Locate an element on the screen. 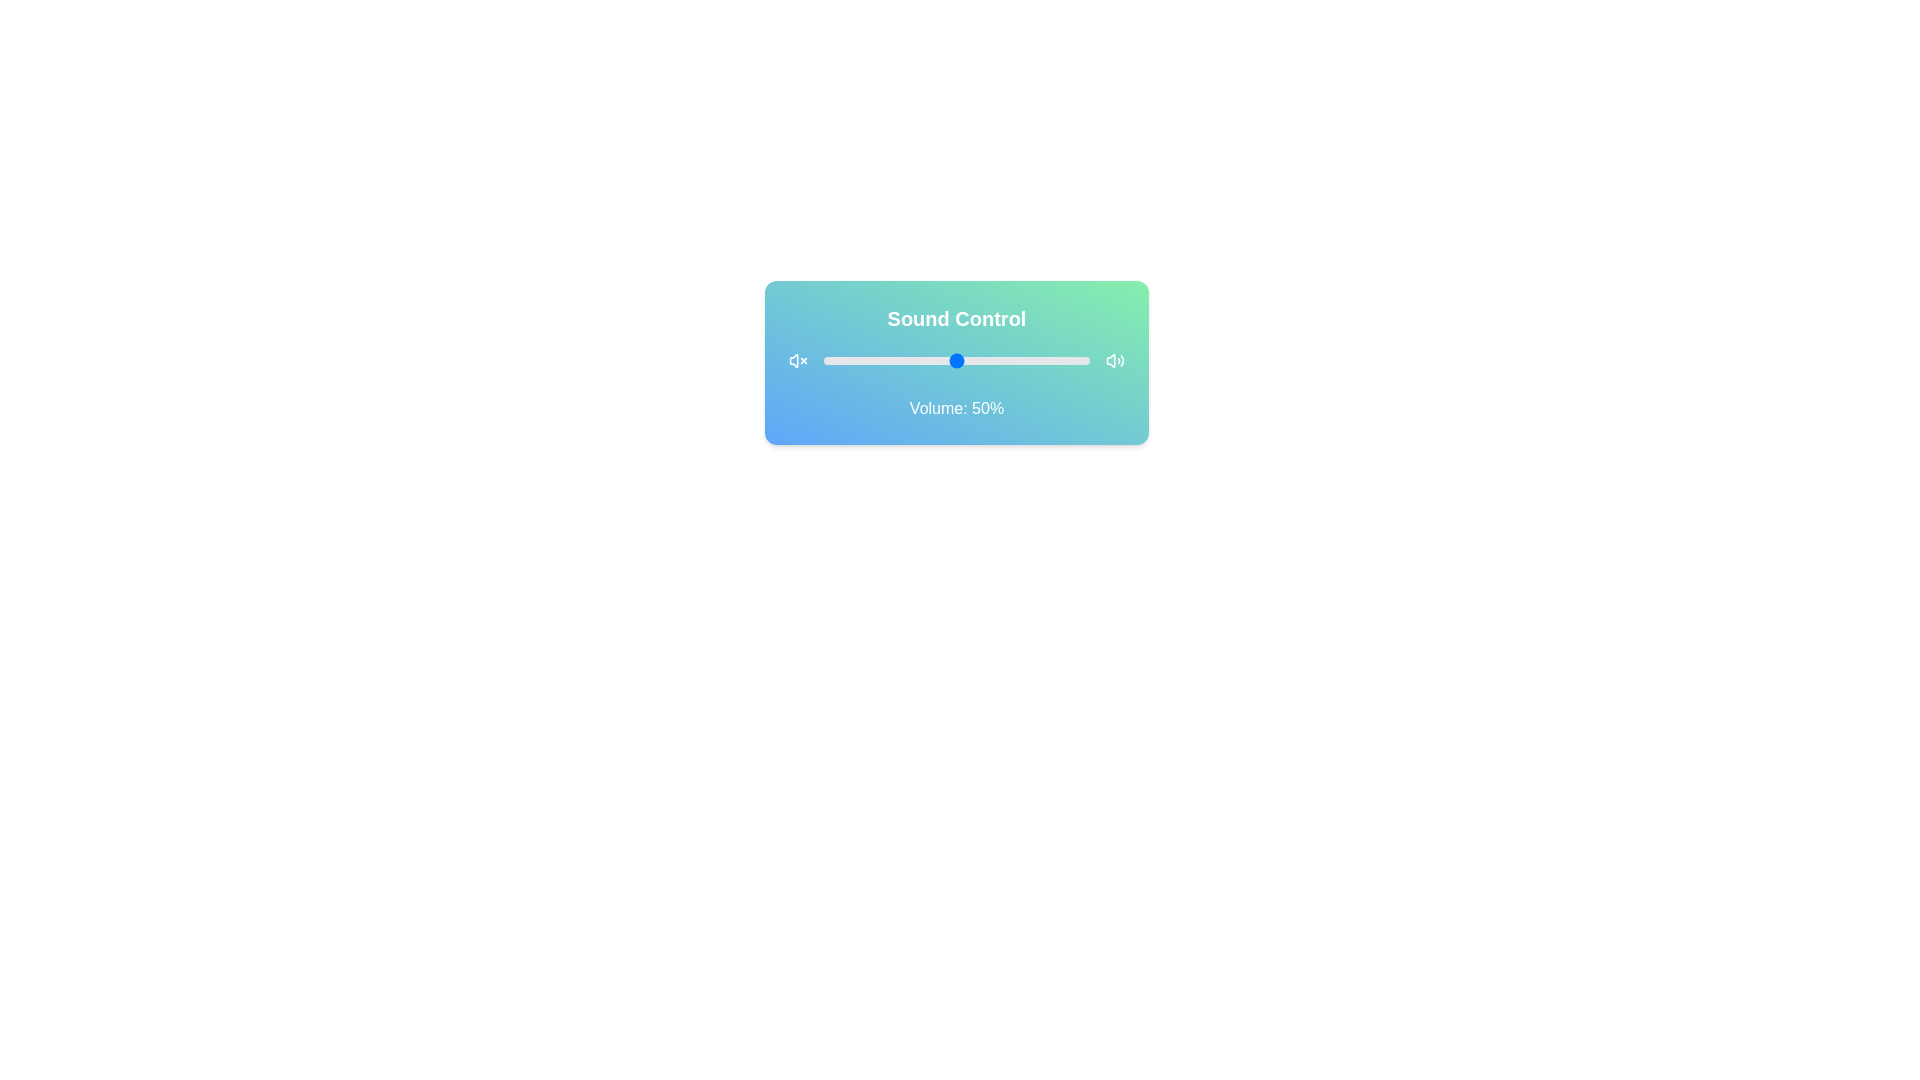 This screenshot has height=1080, width=1920. the volume slider is located at coordinates (1041, 361).